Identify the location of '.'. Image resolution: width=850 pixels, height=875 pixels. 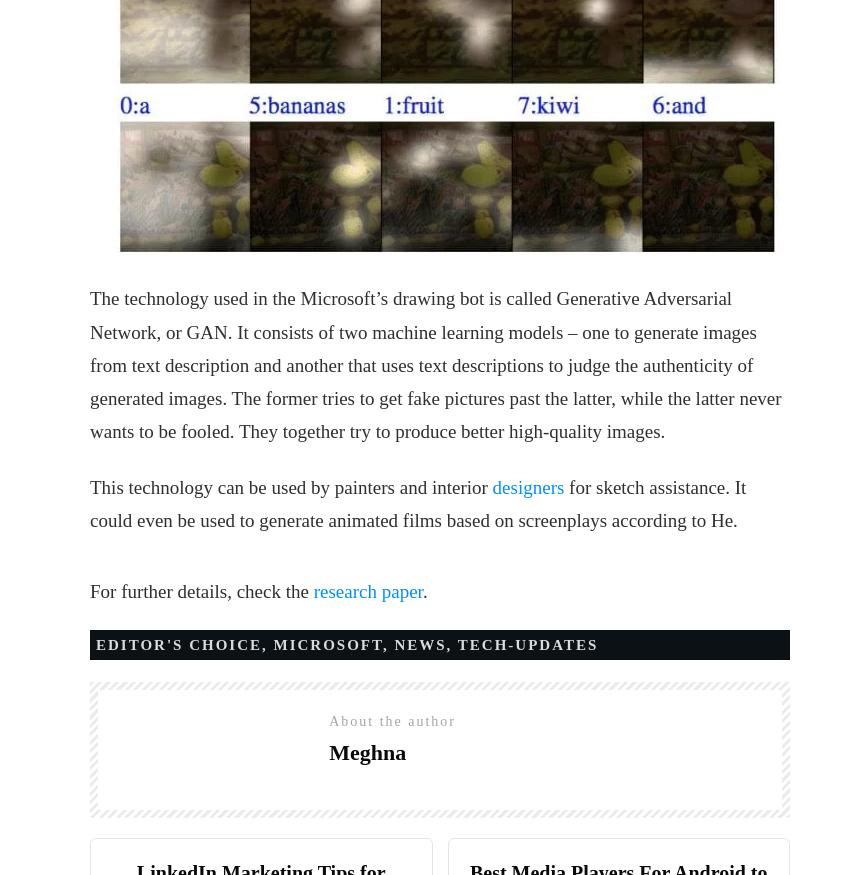
(424, 591).